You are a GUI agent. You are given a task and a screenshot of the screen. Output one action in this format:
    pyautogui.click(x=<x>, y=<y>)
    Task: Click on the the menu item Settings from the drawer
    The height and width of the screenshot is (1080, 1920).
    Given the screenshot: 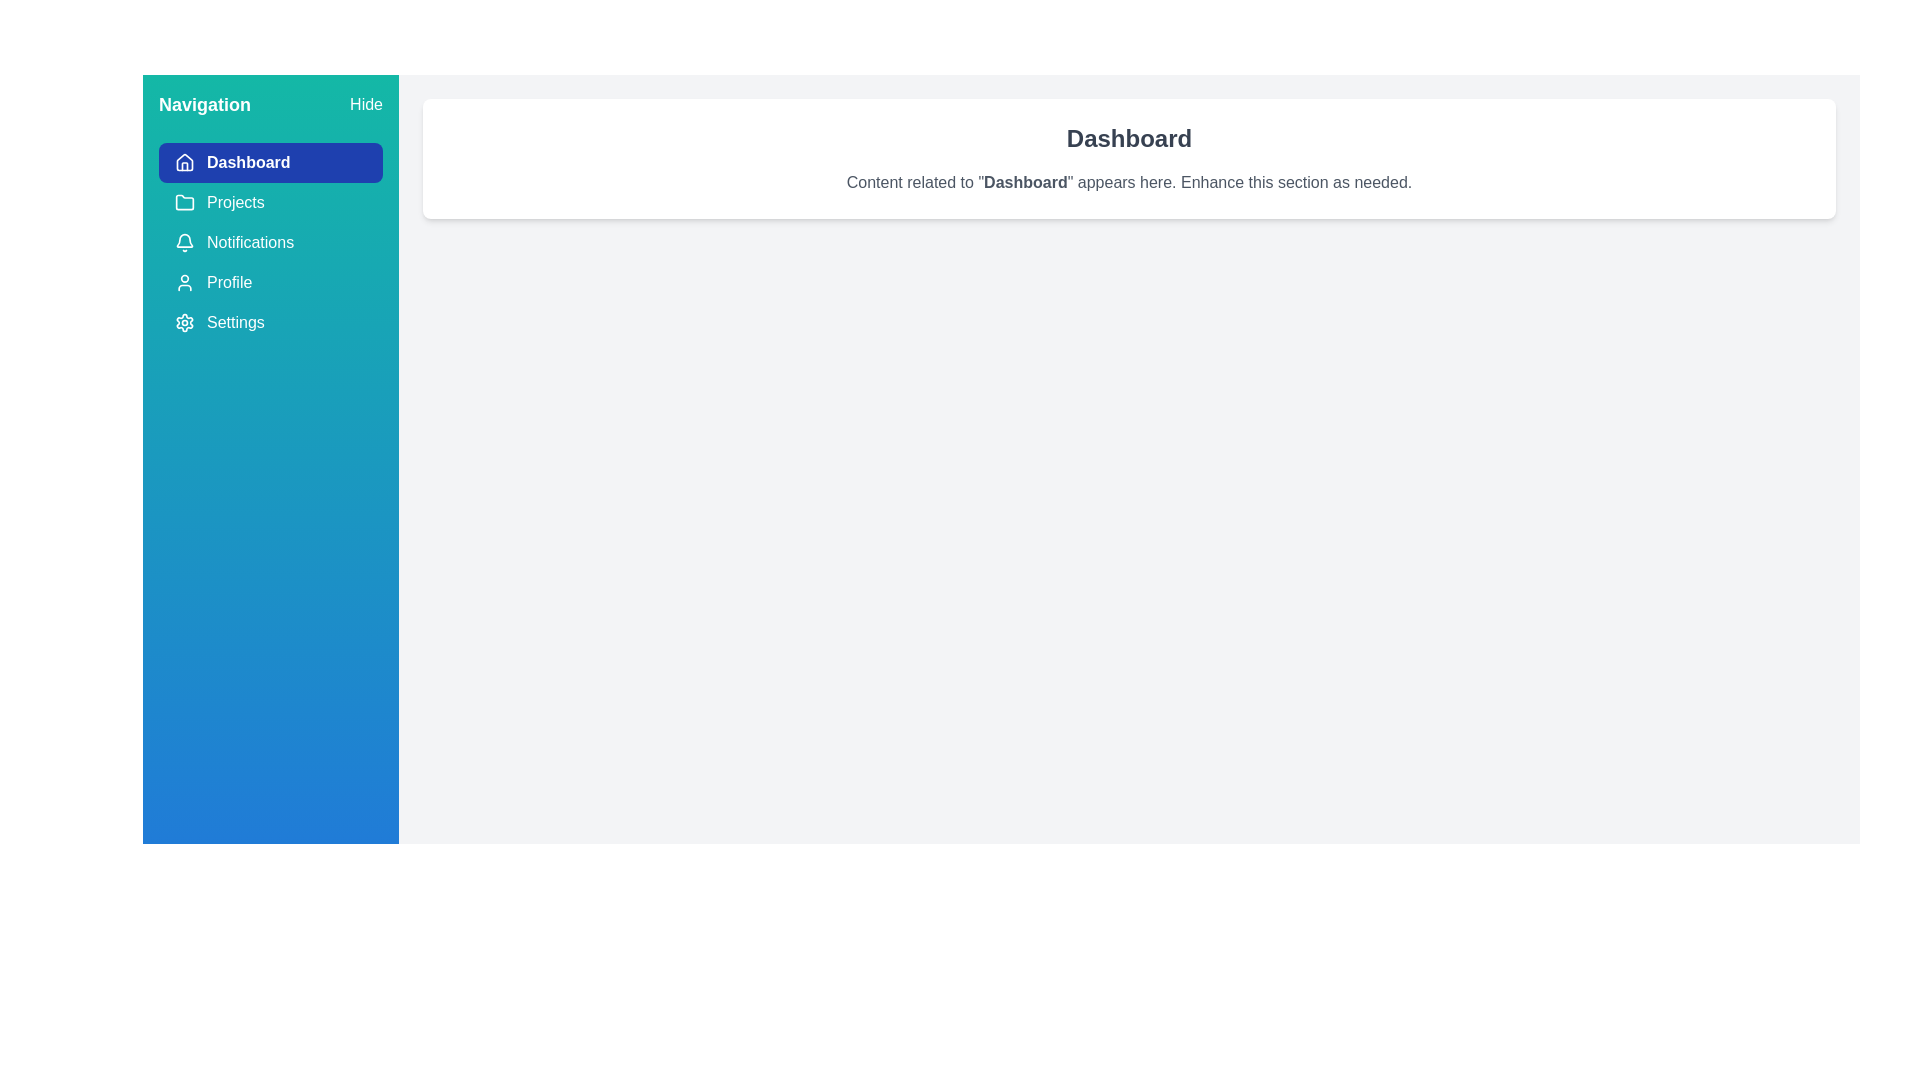 What is the action you would take?
    pyautogui.click(x=269, y=322)
    